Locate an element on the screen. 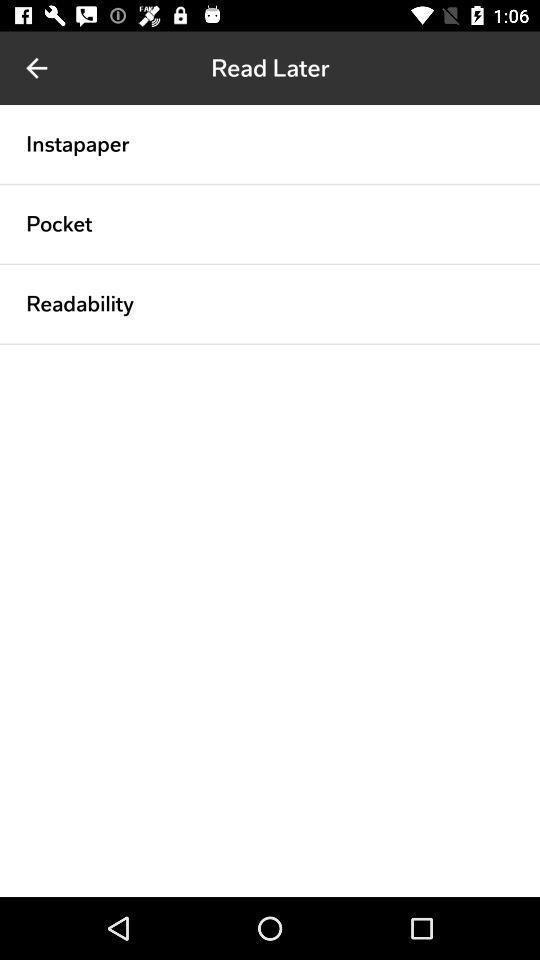  the icon above the pocket item is located at coordinates (270, 184).